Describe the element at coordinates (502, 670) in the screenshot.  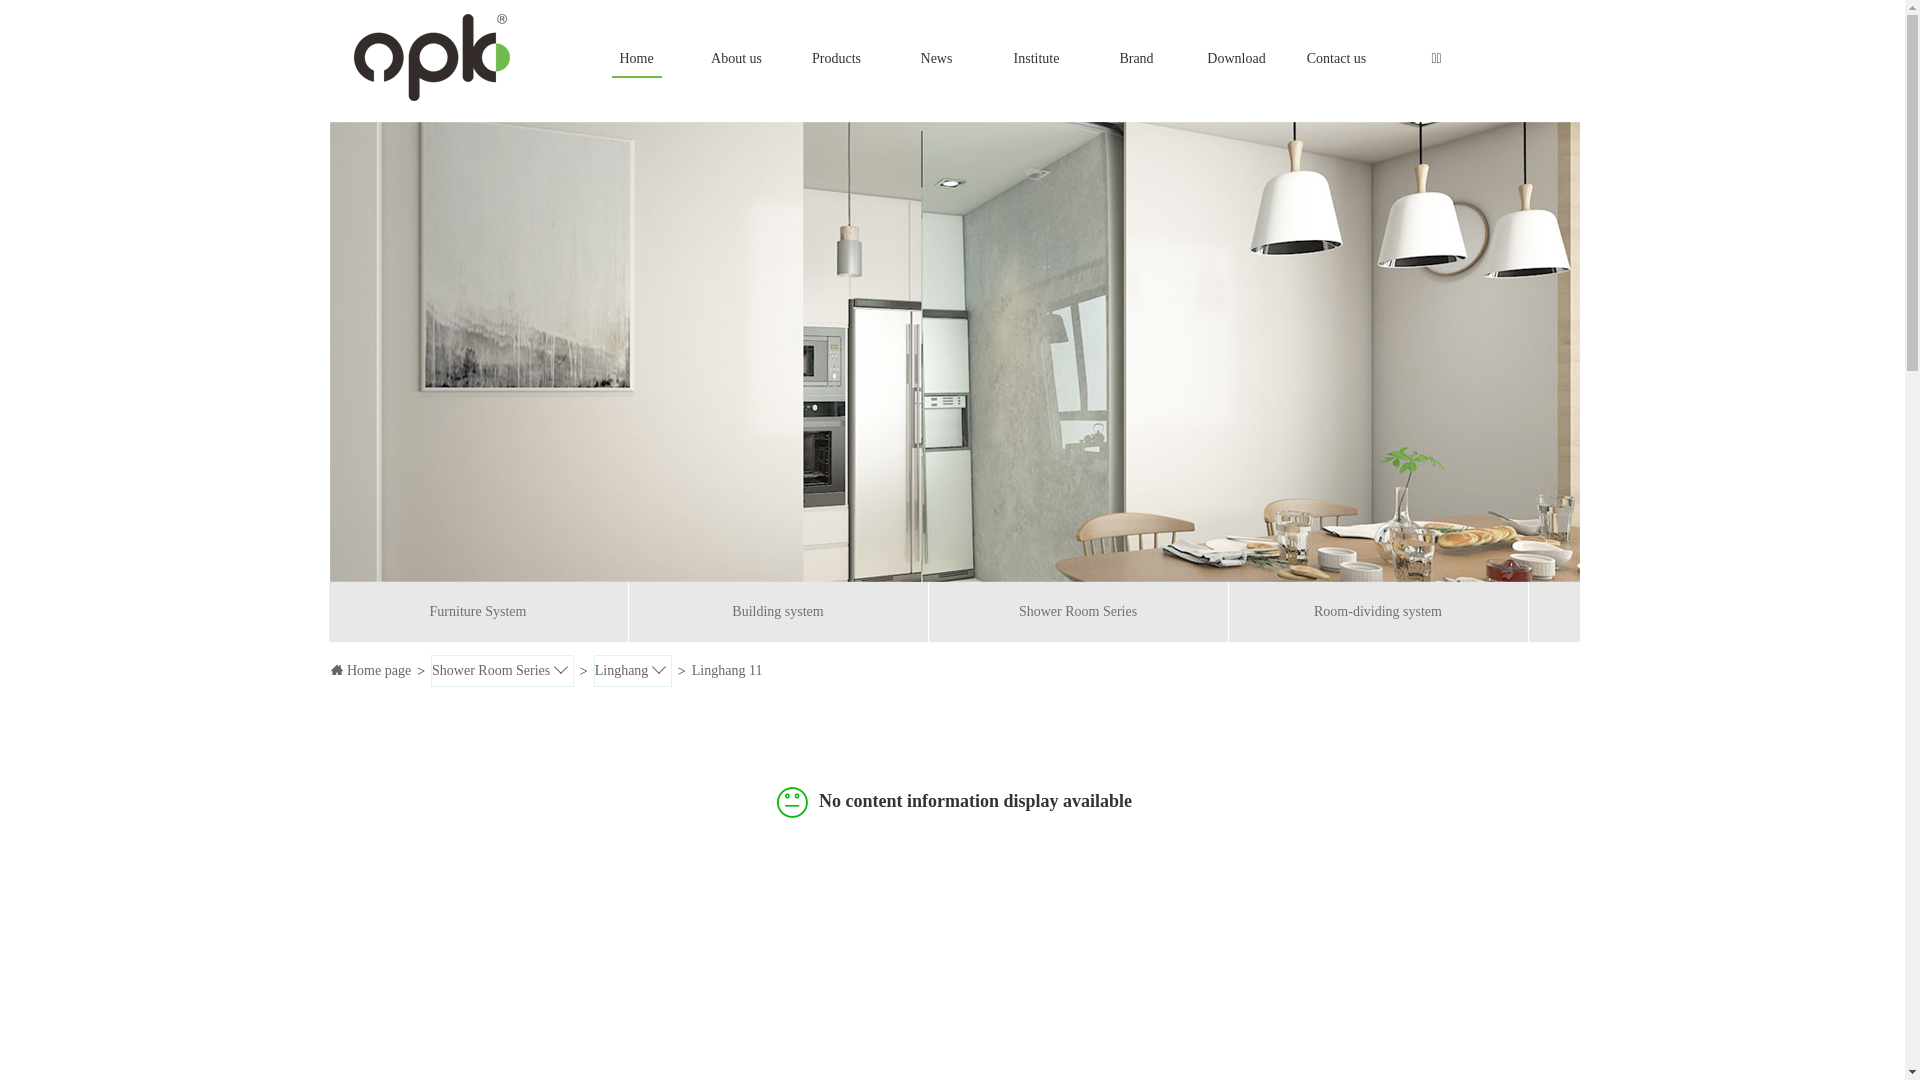
I see `'Shower Room Series'` at that location.